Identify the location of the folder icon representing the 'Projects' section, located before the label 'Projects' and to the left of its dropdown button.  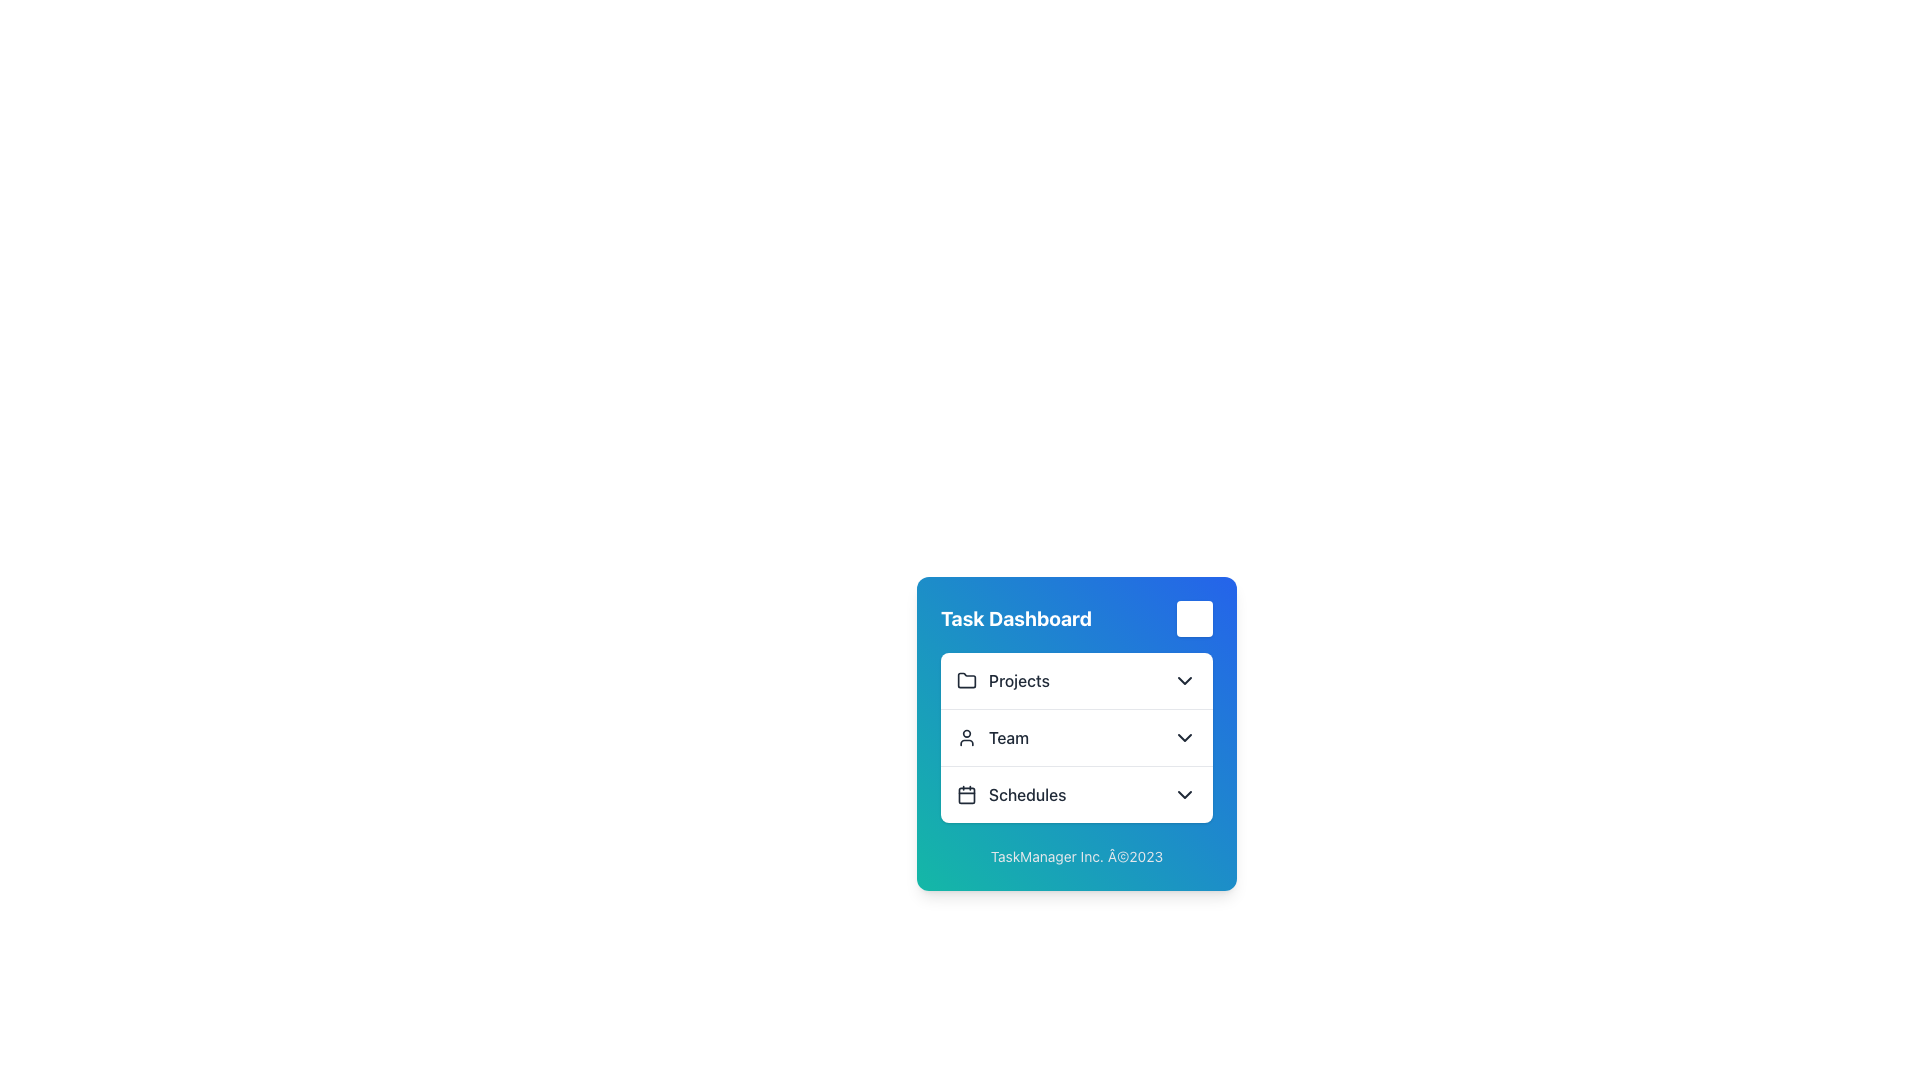
(966, 678).